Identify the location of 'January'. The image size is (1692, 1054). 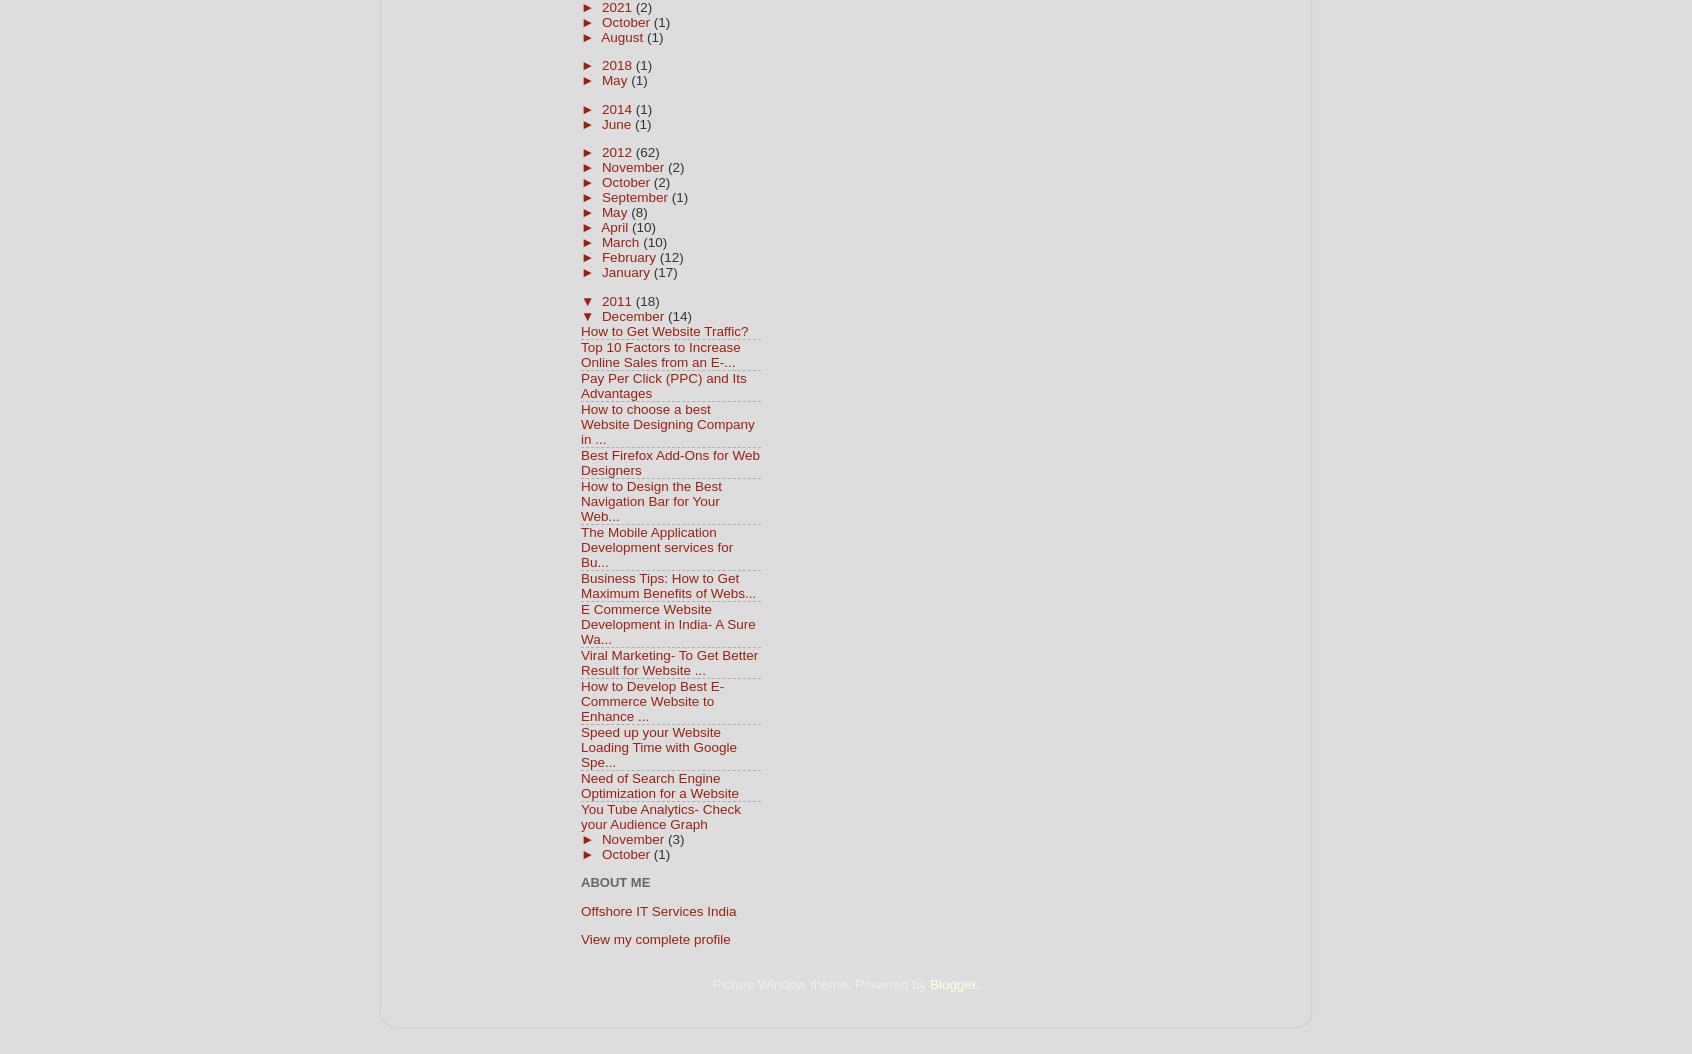
(599, 271).